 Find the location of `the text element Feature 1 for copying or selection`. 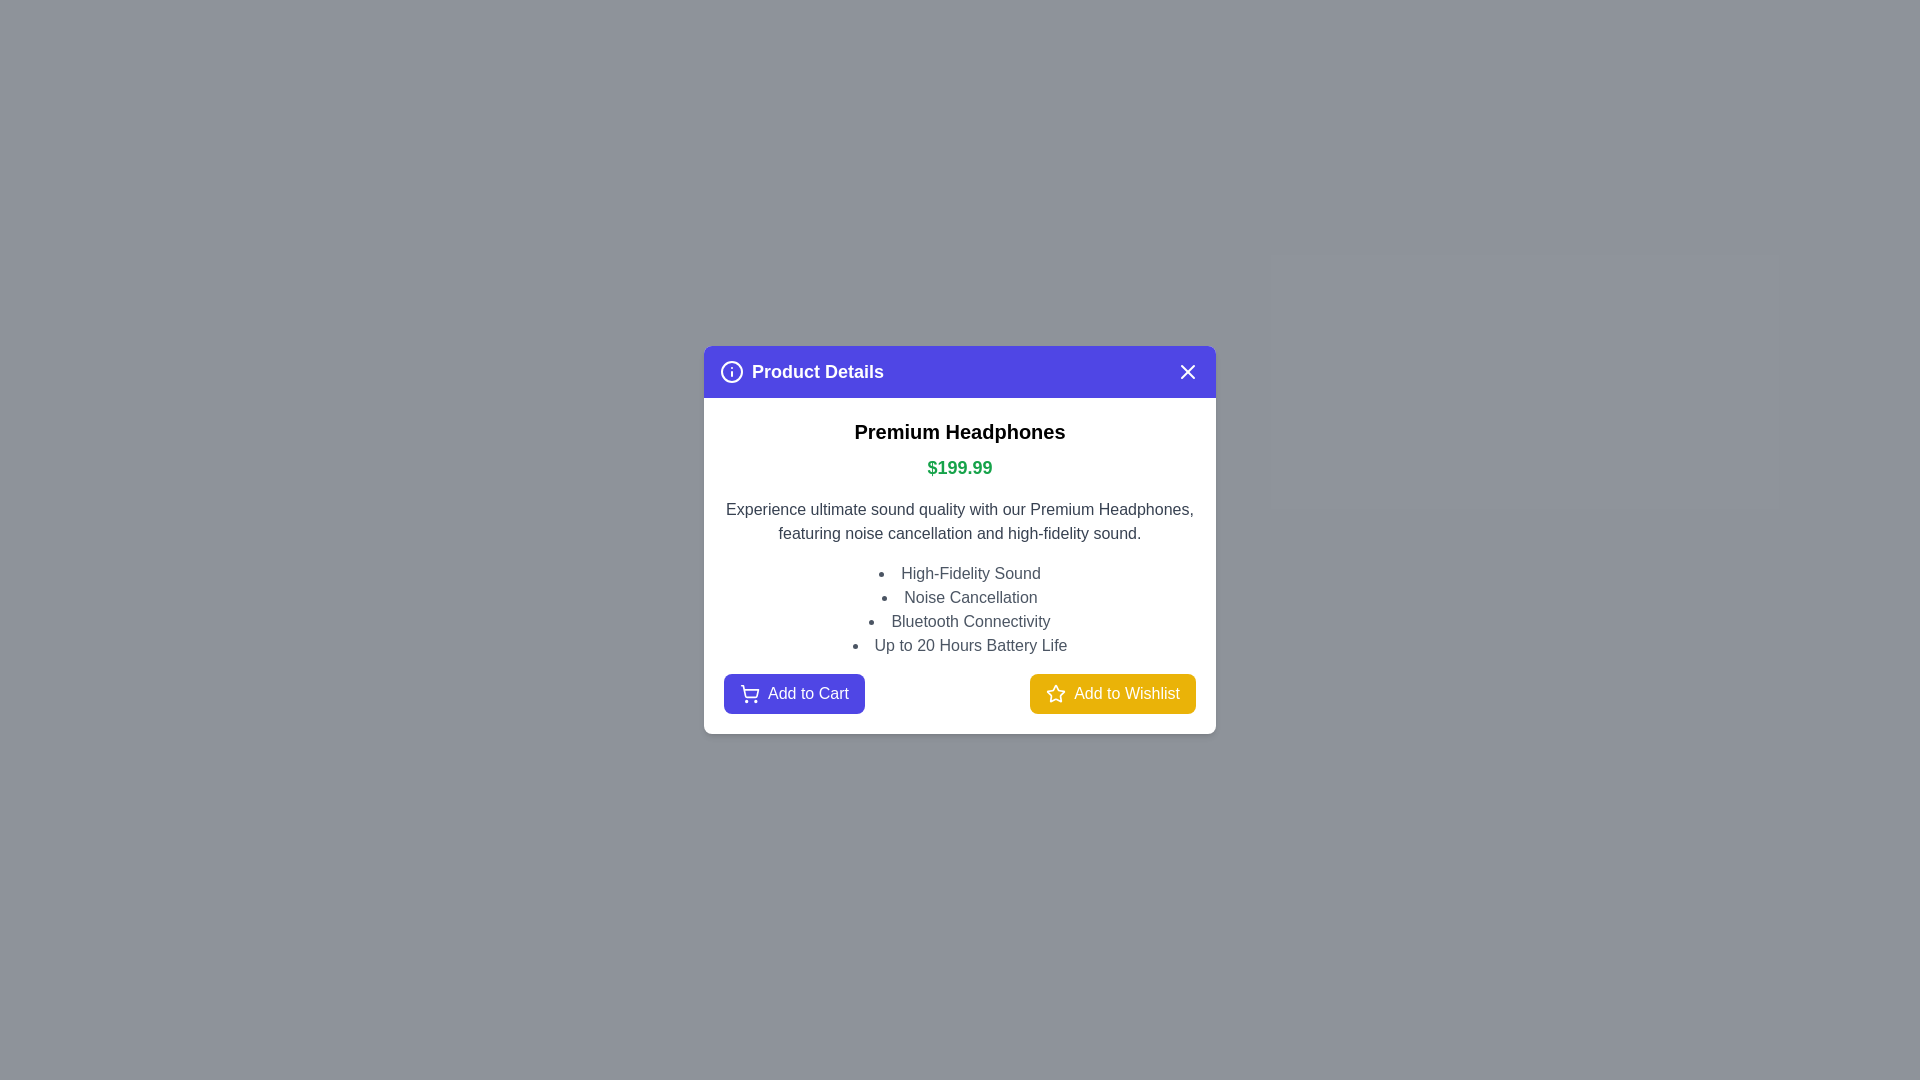

the text element Feature 1 for copying or selection is located at coordinates (960, 574).